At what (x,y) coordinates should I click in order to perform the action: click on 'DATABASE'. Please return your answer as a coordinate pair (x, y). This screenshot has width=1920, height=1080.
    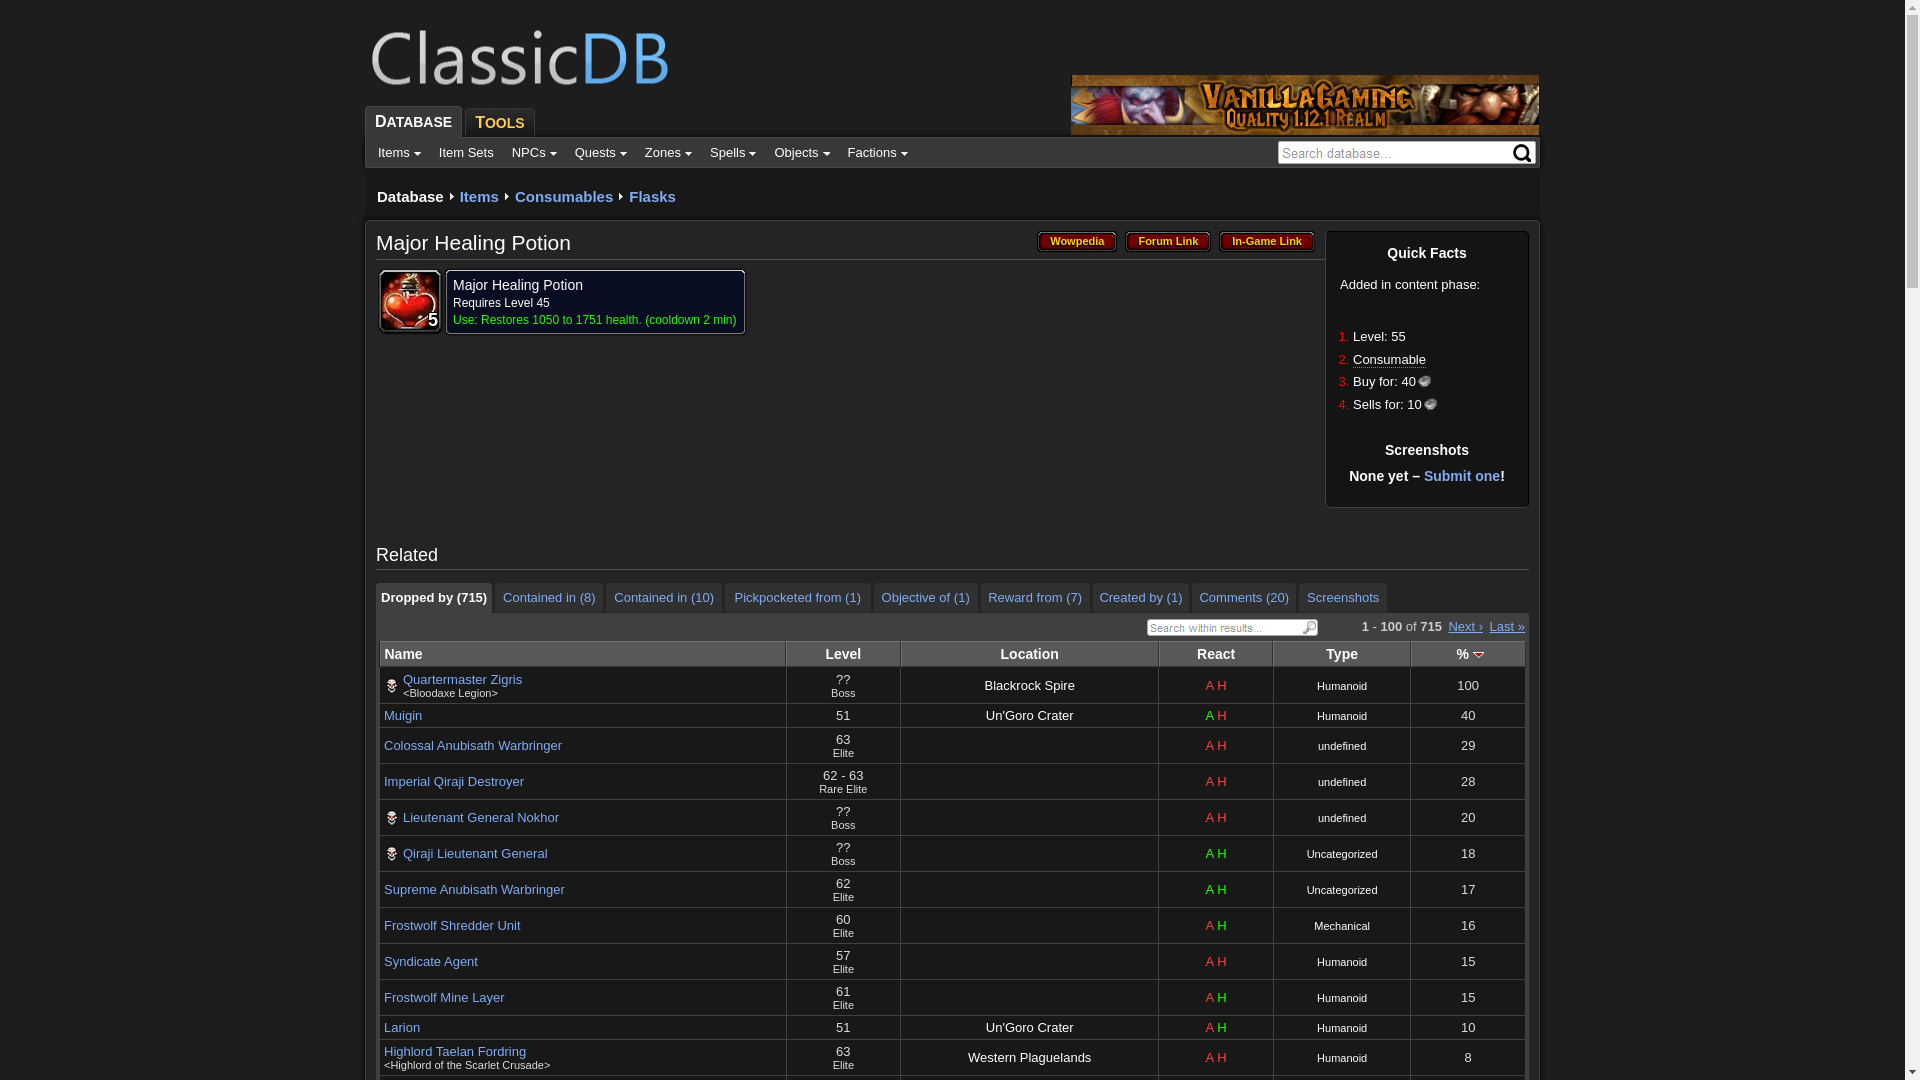
    Looking at the image, I should click on (364, 122).